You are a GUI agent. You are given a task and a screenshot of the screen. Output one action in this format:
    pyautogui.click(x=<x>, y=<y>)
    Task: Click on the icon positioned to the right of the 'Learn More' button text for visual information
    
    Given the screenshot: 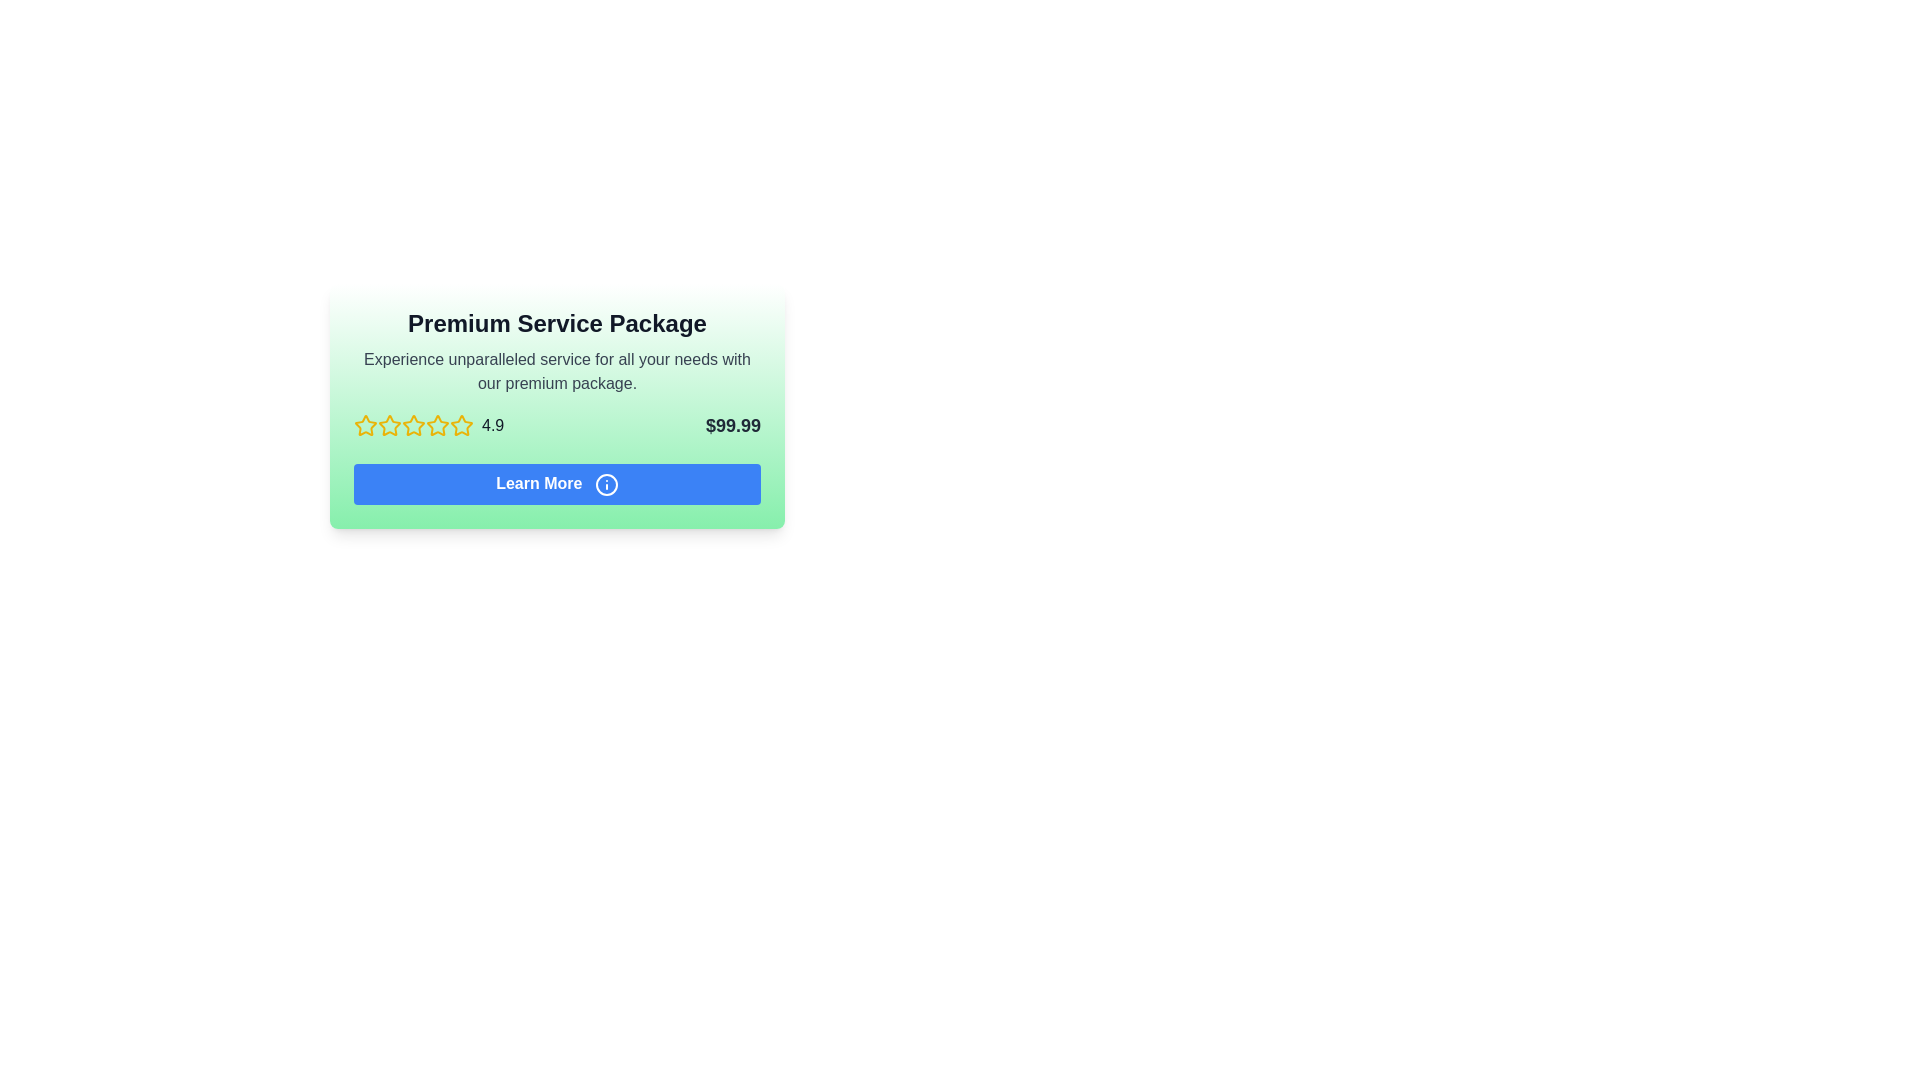 What is the action you would take?
    pyautogui.click(x=605, y=484)
    